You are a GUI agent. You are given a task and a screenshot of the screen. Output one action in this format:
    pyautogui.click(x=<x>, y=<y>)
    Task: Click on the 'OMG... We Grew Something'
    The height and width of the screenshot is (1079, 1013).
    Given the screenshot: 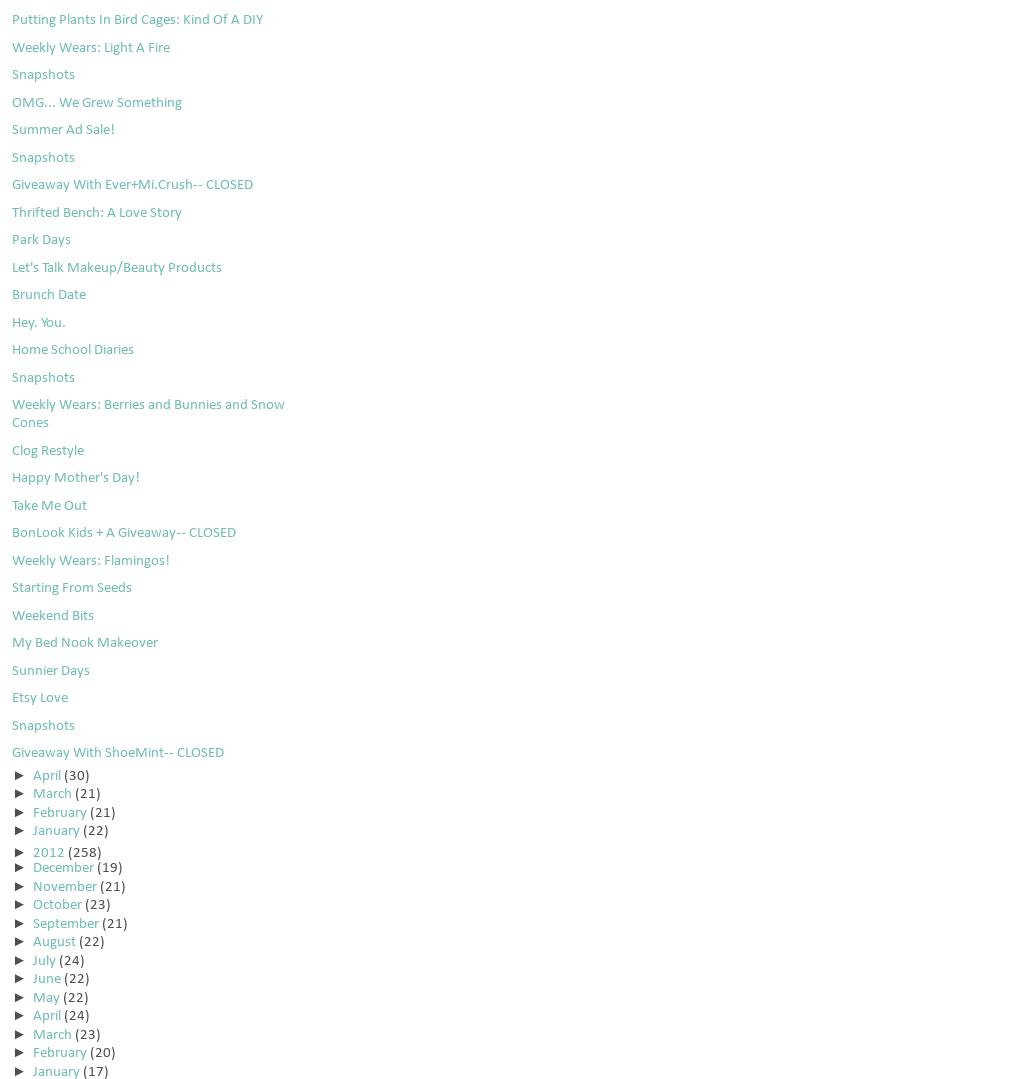 What is the action you would take?
    pyautogui.click(x=96, y=102)
    